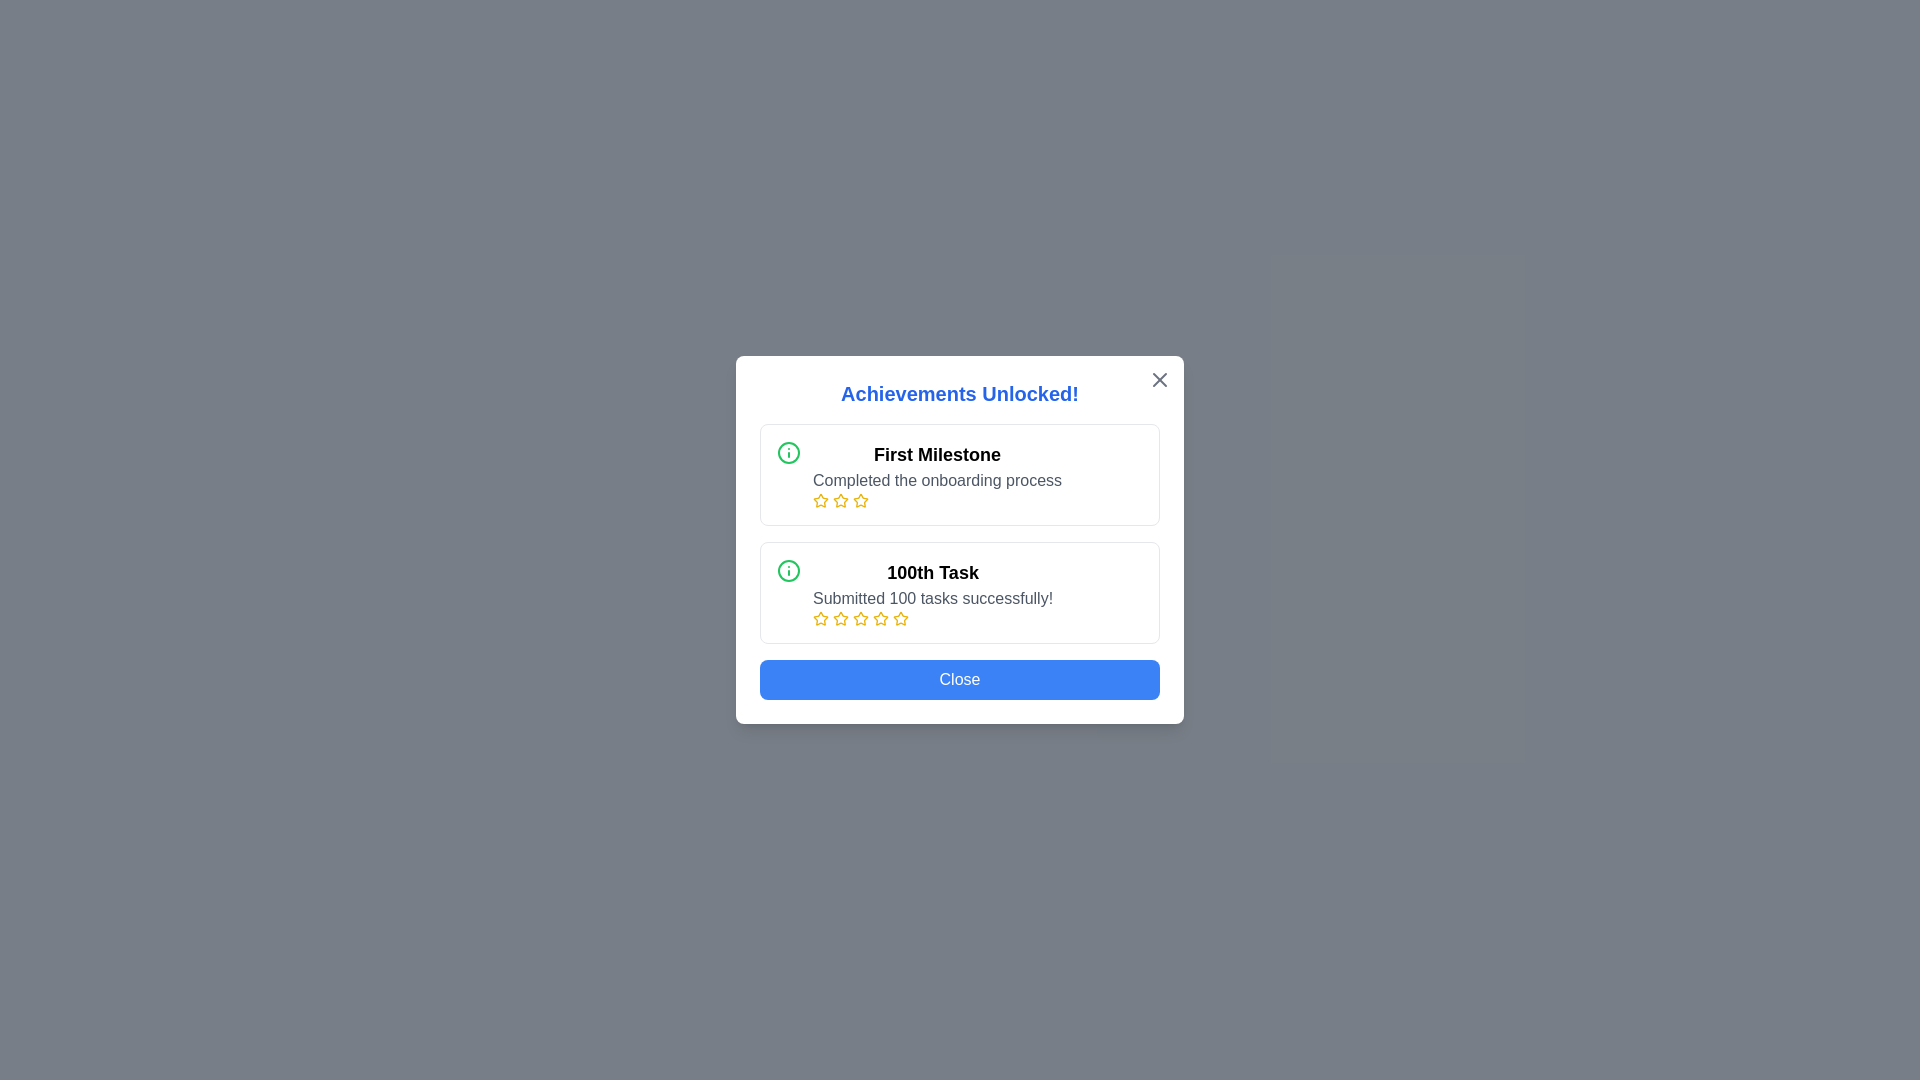 The height and width of the screenshot is (1080, 1920). Describe the element at coordinates (820, 617) in the screenshot. I see `the third star icon in the second rating row under the subtitle '100th Task'` at that location.